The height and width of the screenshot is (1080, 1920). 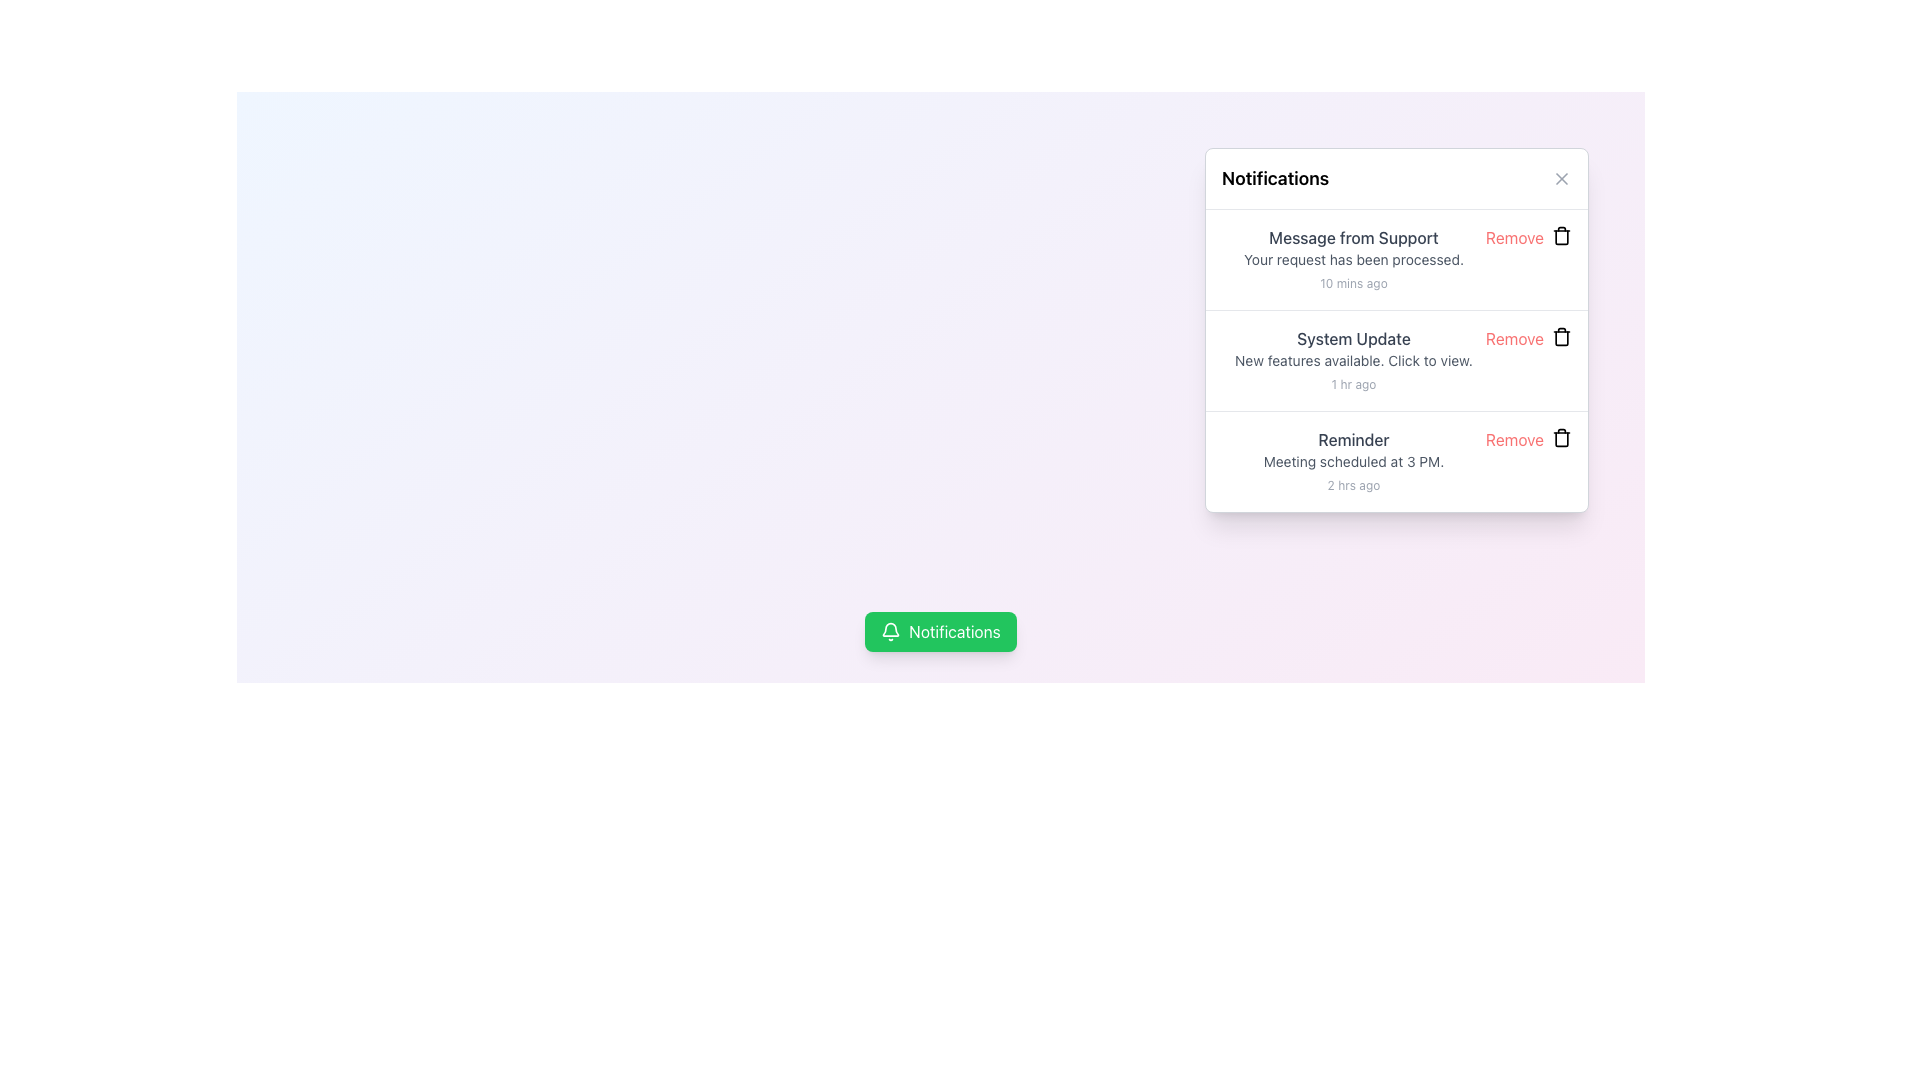 I want to click on static text label that displays 'Your request has been processed.' located in the notification section below the title 'Message from Support' and above the timestamp '10 mins ago', so click(x=1353, y=258).